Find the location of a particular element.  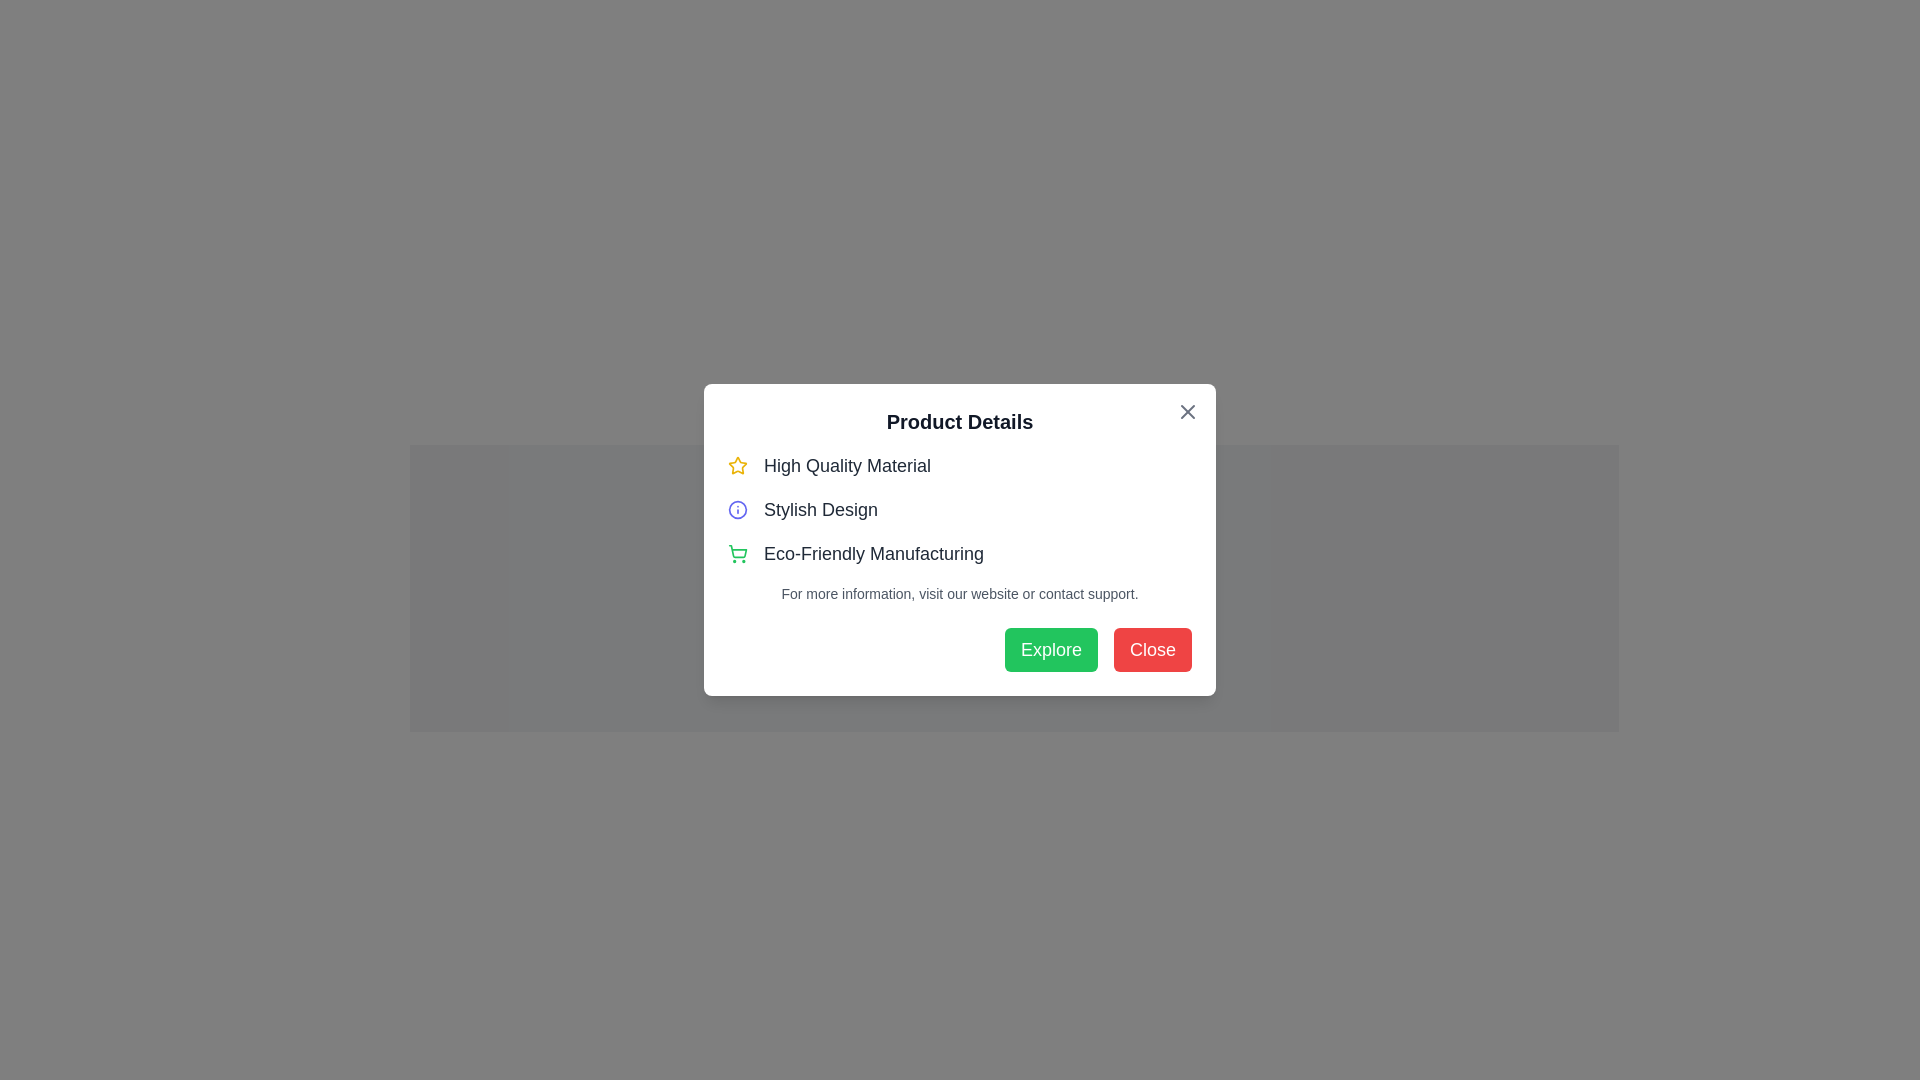

the text label that provides information about the quality of the item, located to the immediate right of a star icon inside a modal dialog under the 'Product Details' heading is located at coordinates (847, 466).